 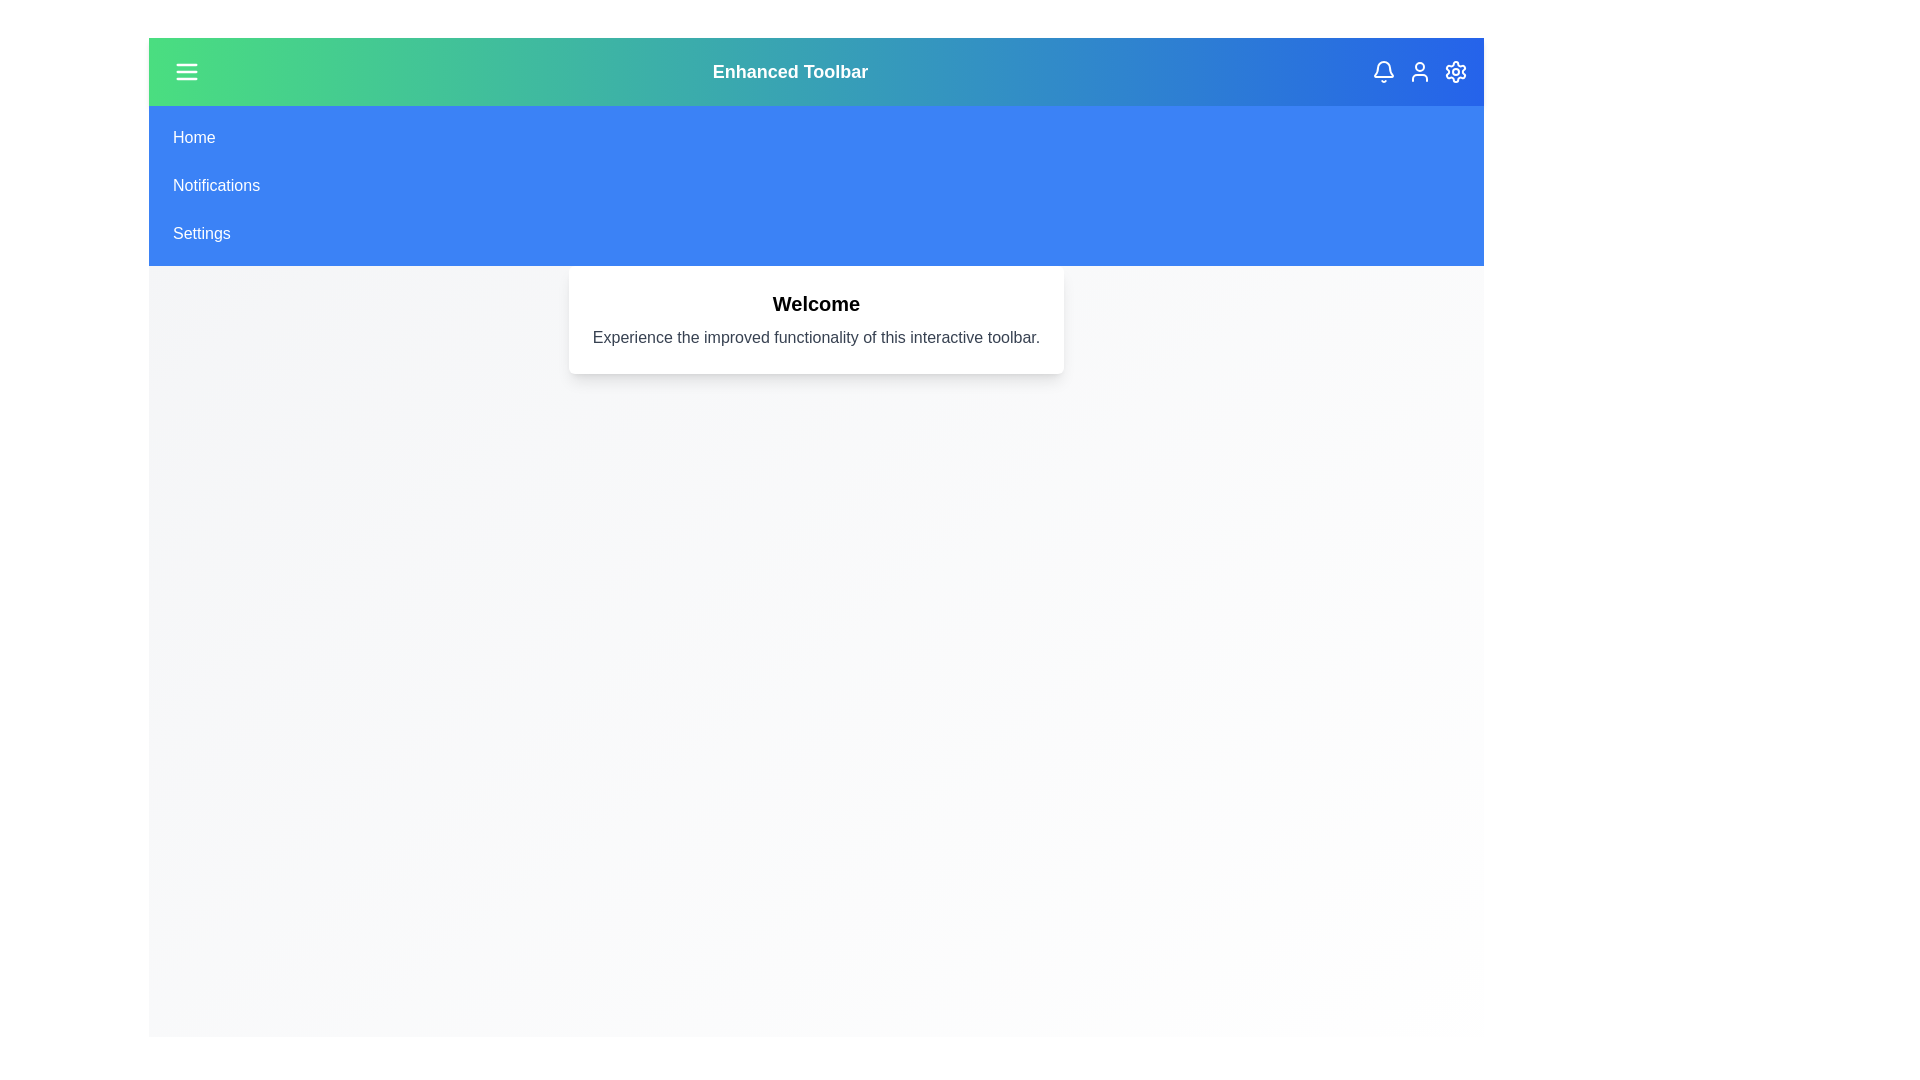 I want to click on the interactive element user_icon, so click(x=1419, y=71).